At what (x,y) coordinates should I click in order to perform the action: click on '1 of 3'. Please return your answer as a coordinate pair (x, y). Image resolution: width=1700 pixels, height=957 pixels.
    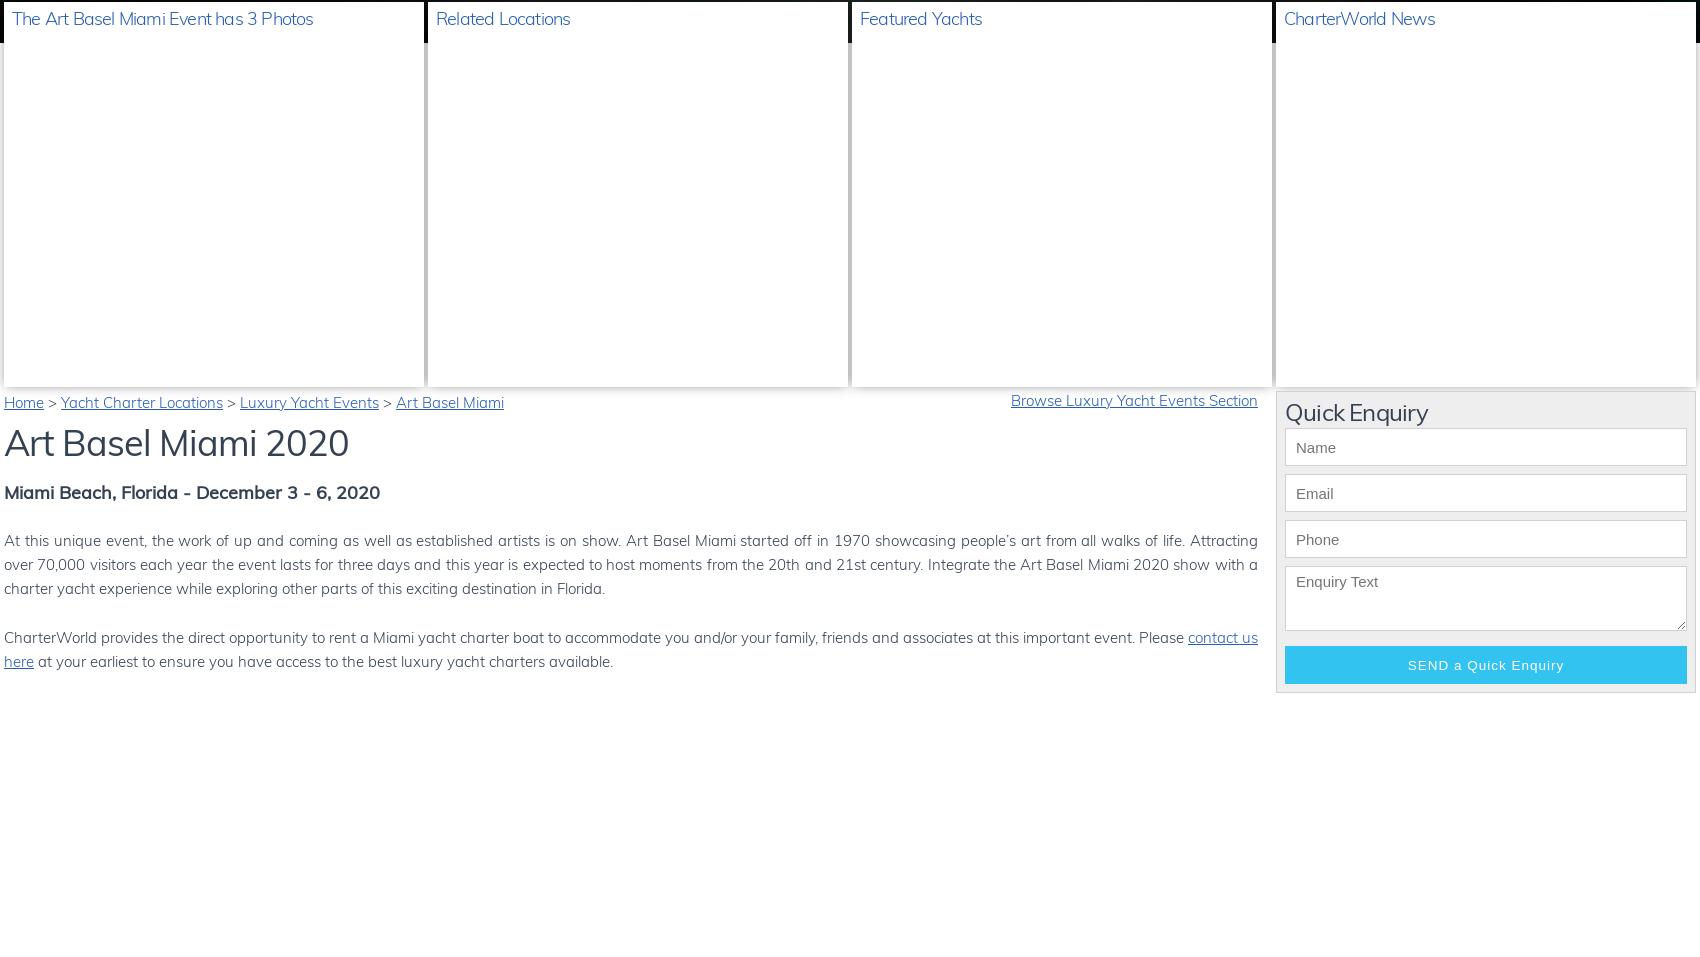
    Looking at the image, I should click on (34, 349).